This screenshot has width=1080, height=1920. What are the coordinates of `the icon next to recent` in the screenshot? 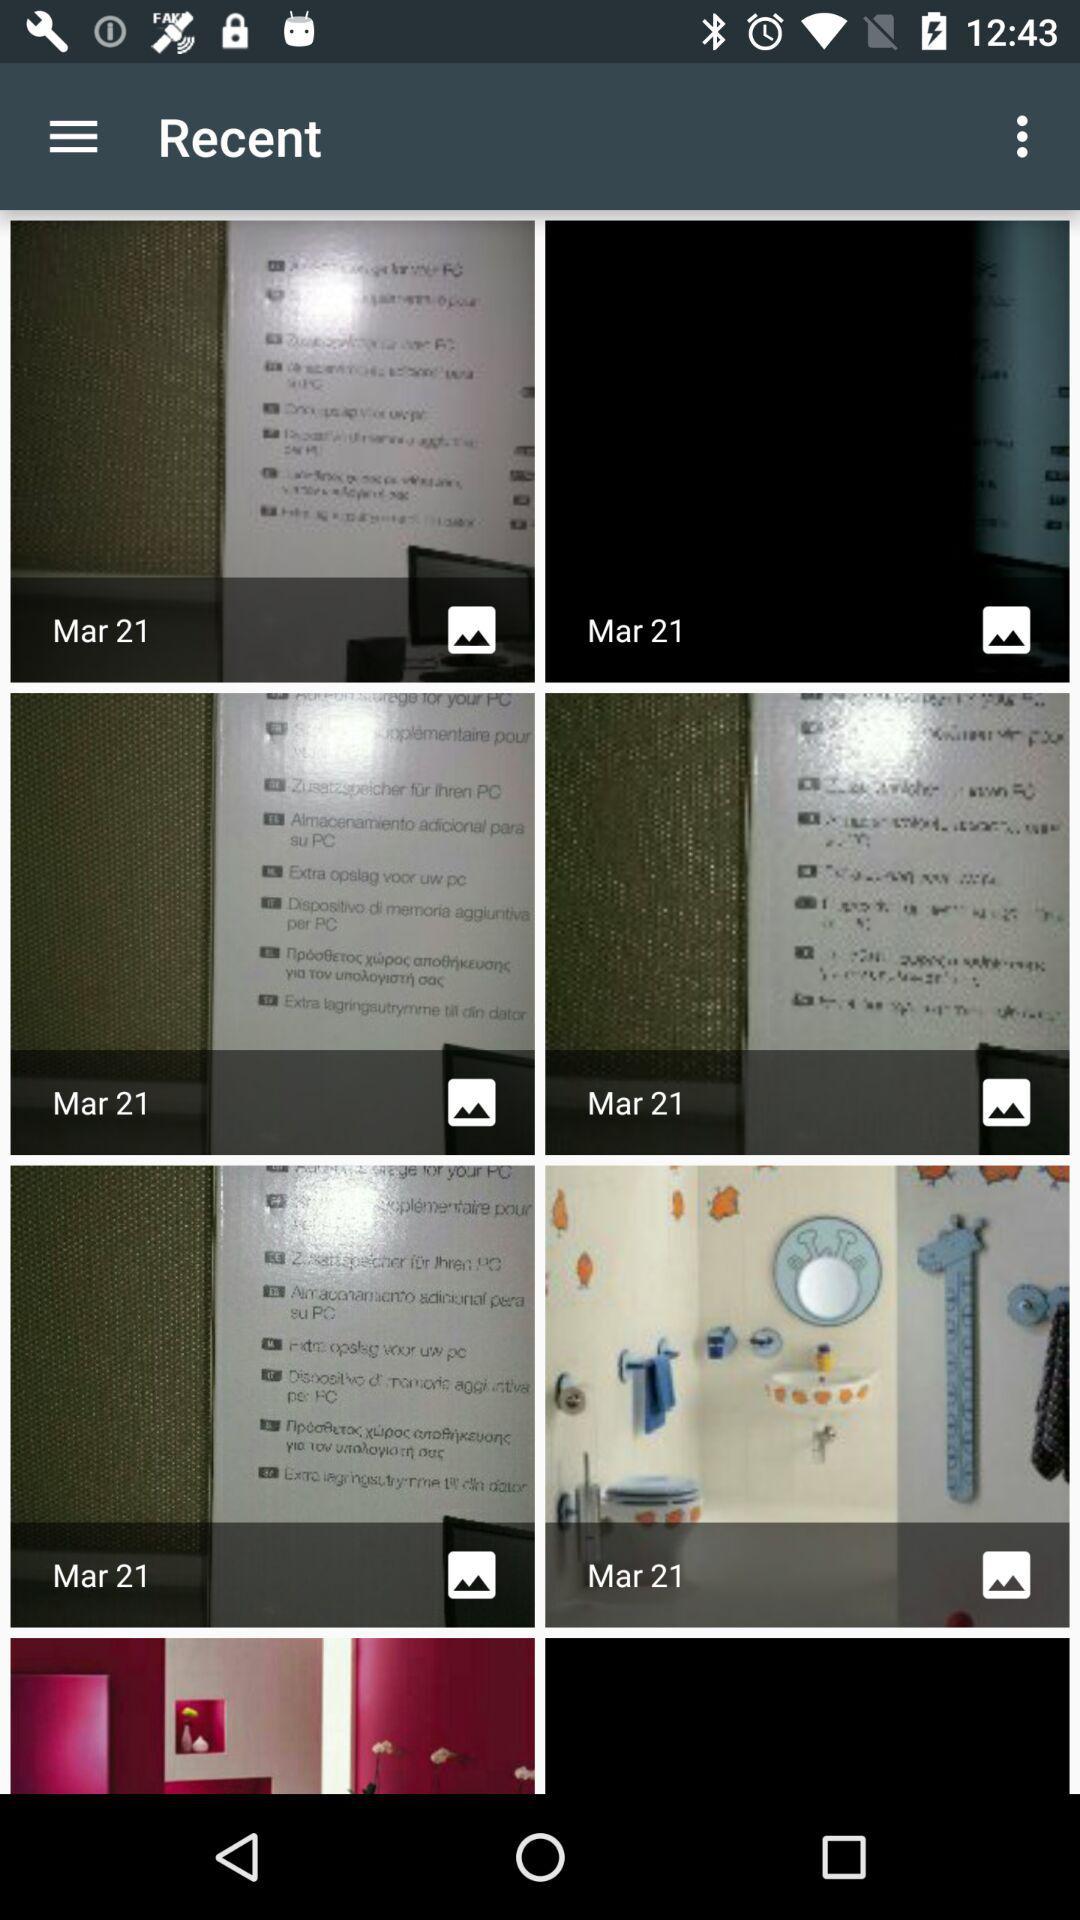 It's located at (72, 135).